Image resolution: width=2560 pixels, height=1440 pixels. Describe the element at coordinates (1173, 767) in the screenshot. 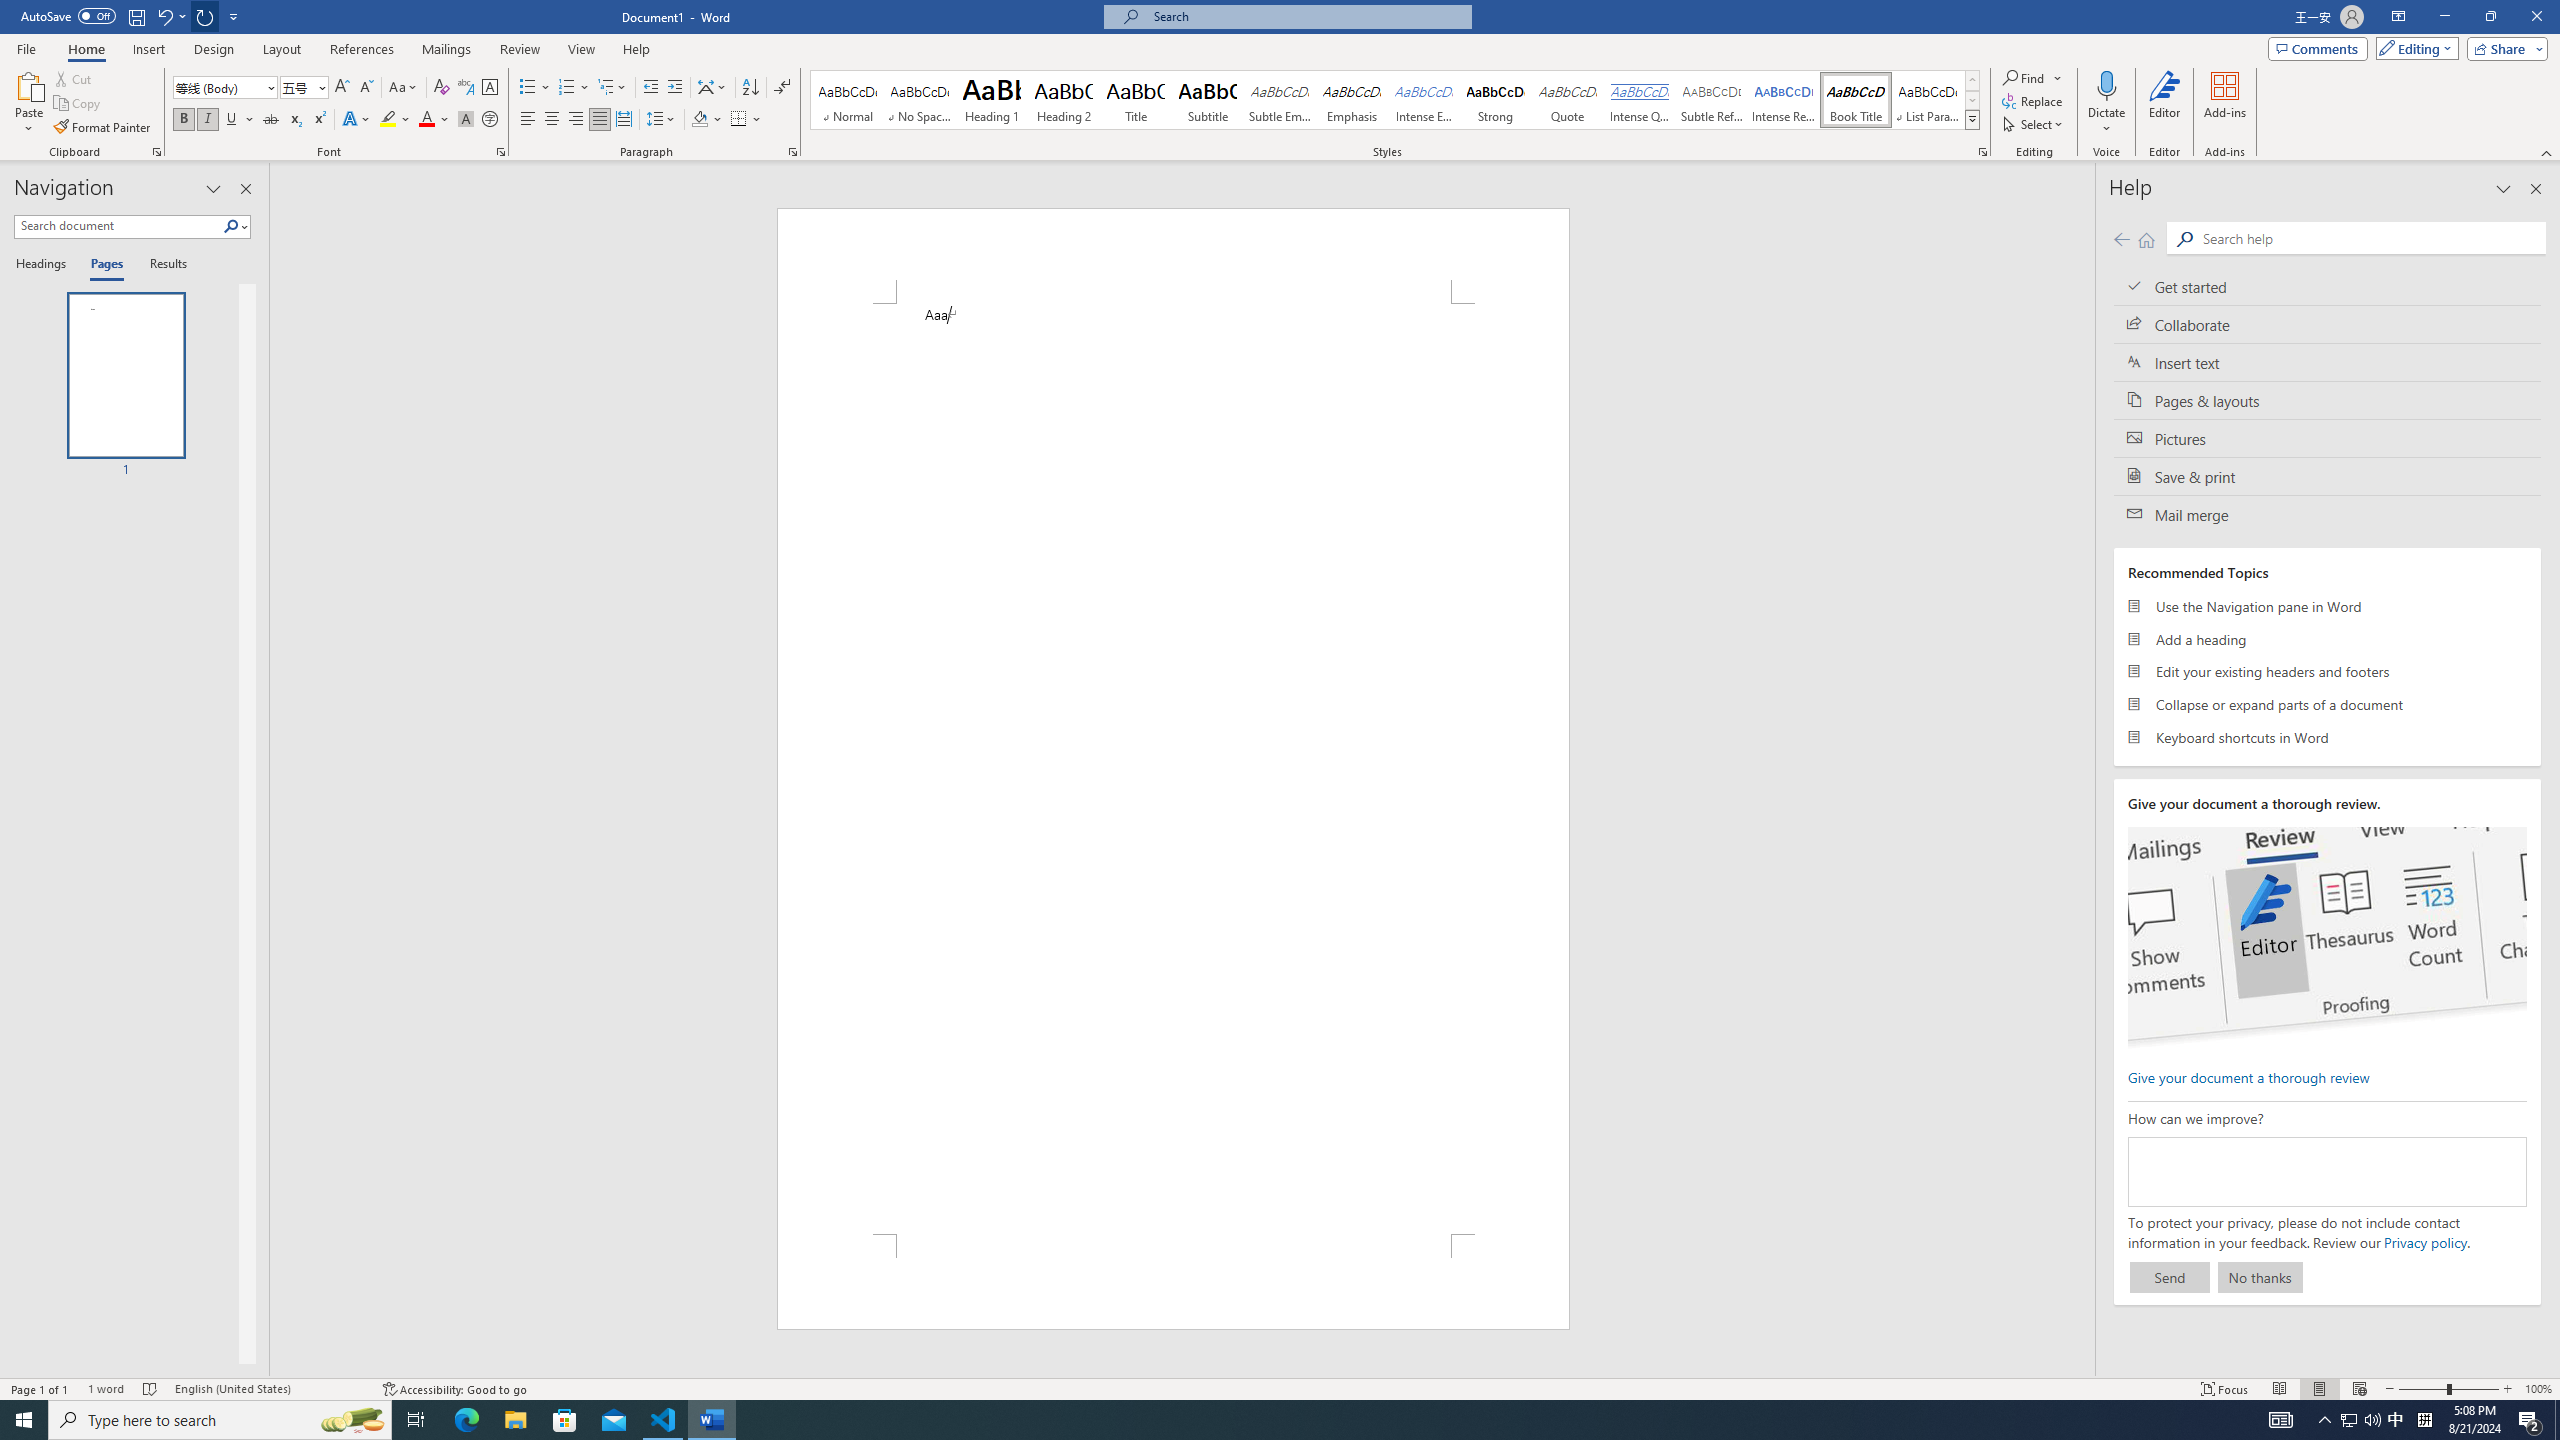

I see `'Page 1 content'` at that location.